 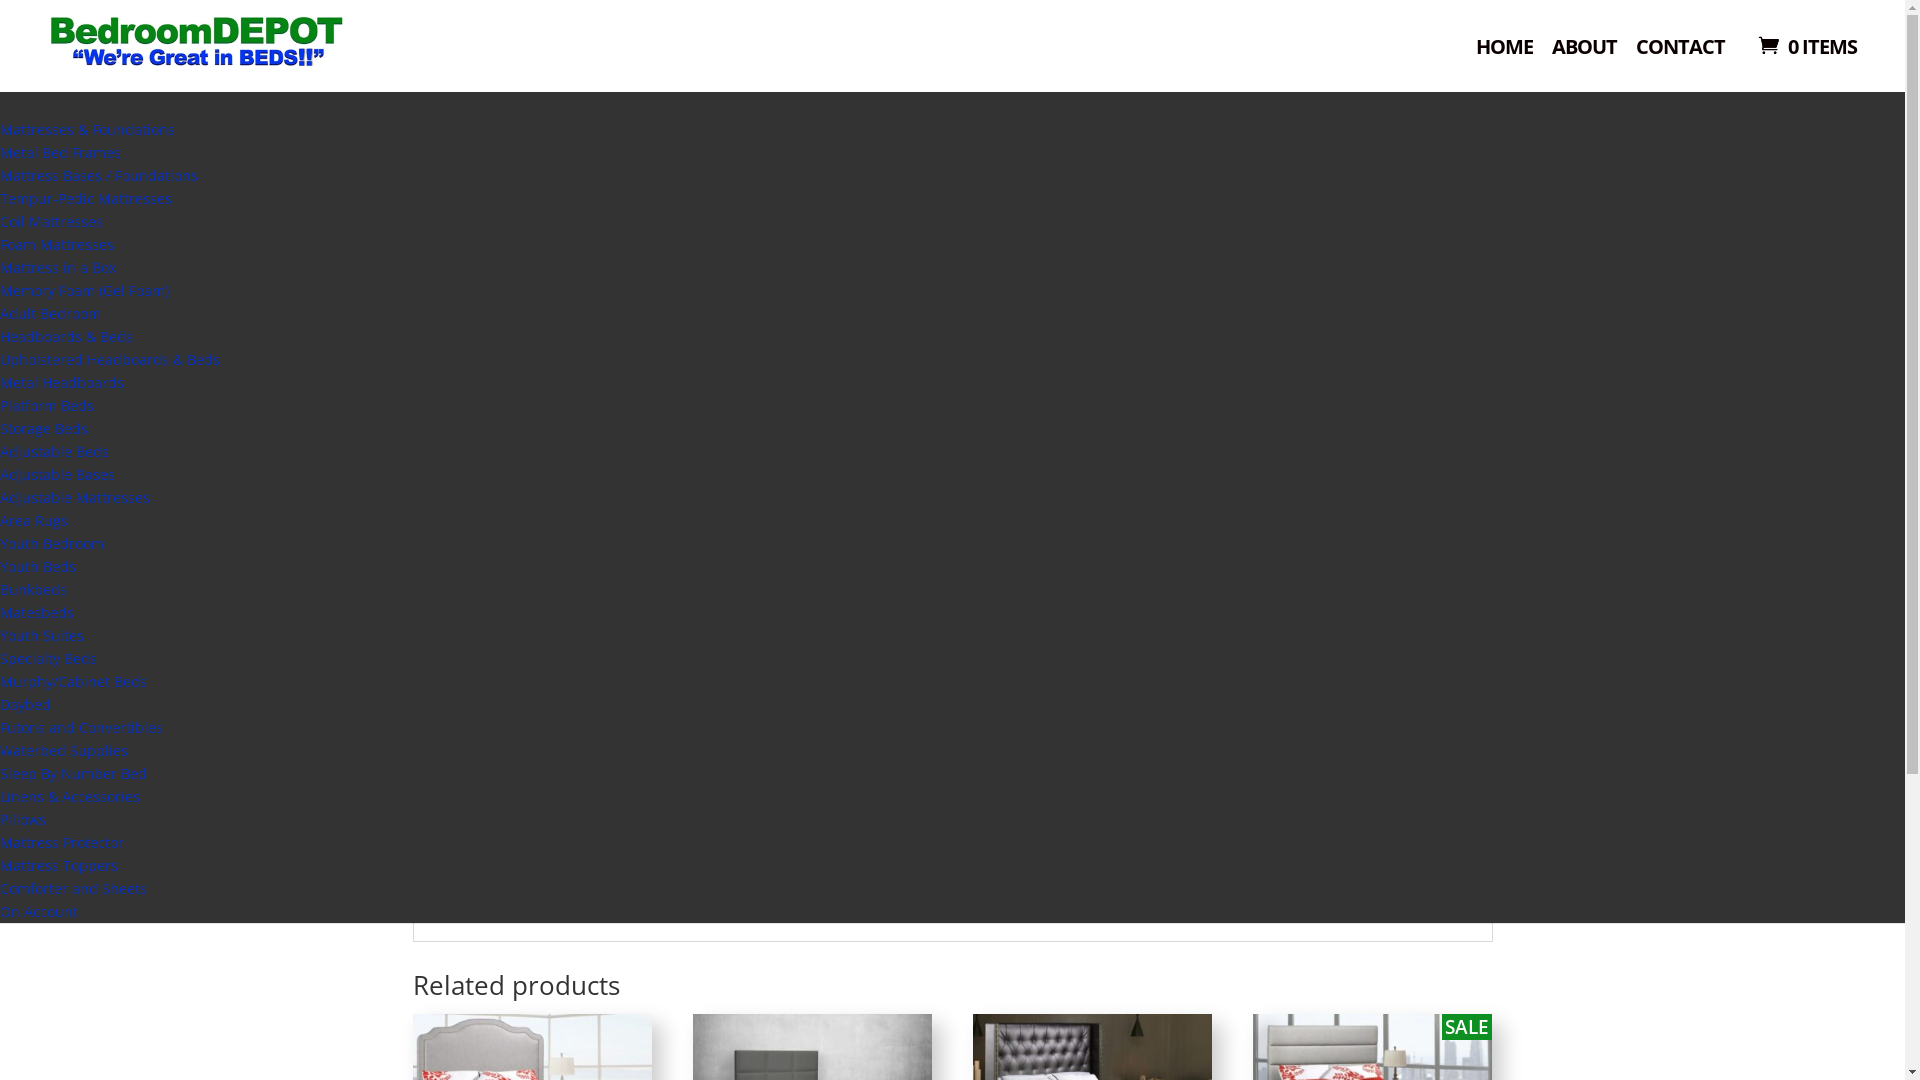 I want to click on 'Bunkbeds', so click(x=33, y=588).